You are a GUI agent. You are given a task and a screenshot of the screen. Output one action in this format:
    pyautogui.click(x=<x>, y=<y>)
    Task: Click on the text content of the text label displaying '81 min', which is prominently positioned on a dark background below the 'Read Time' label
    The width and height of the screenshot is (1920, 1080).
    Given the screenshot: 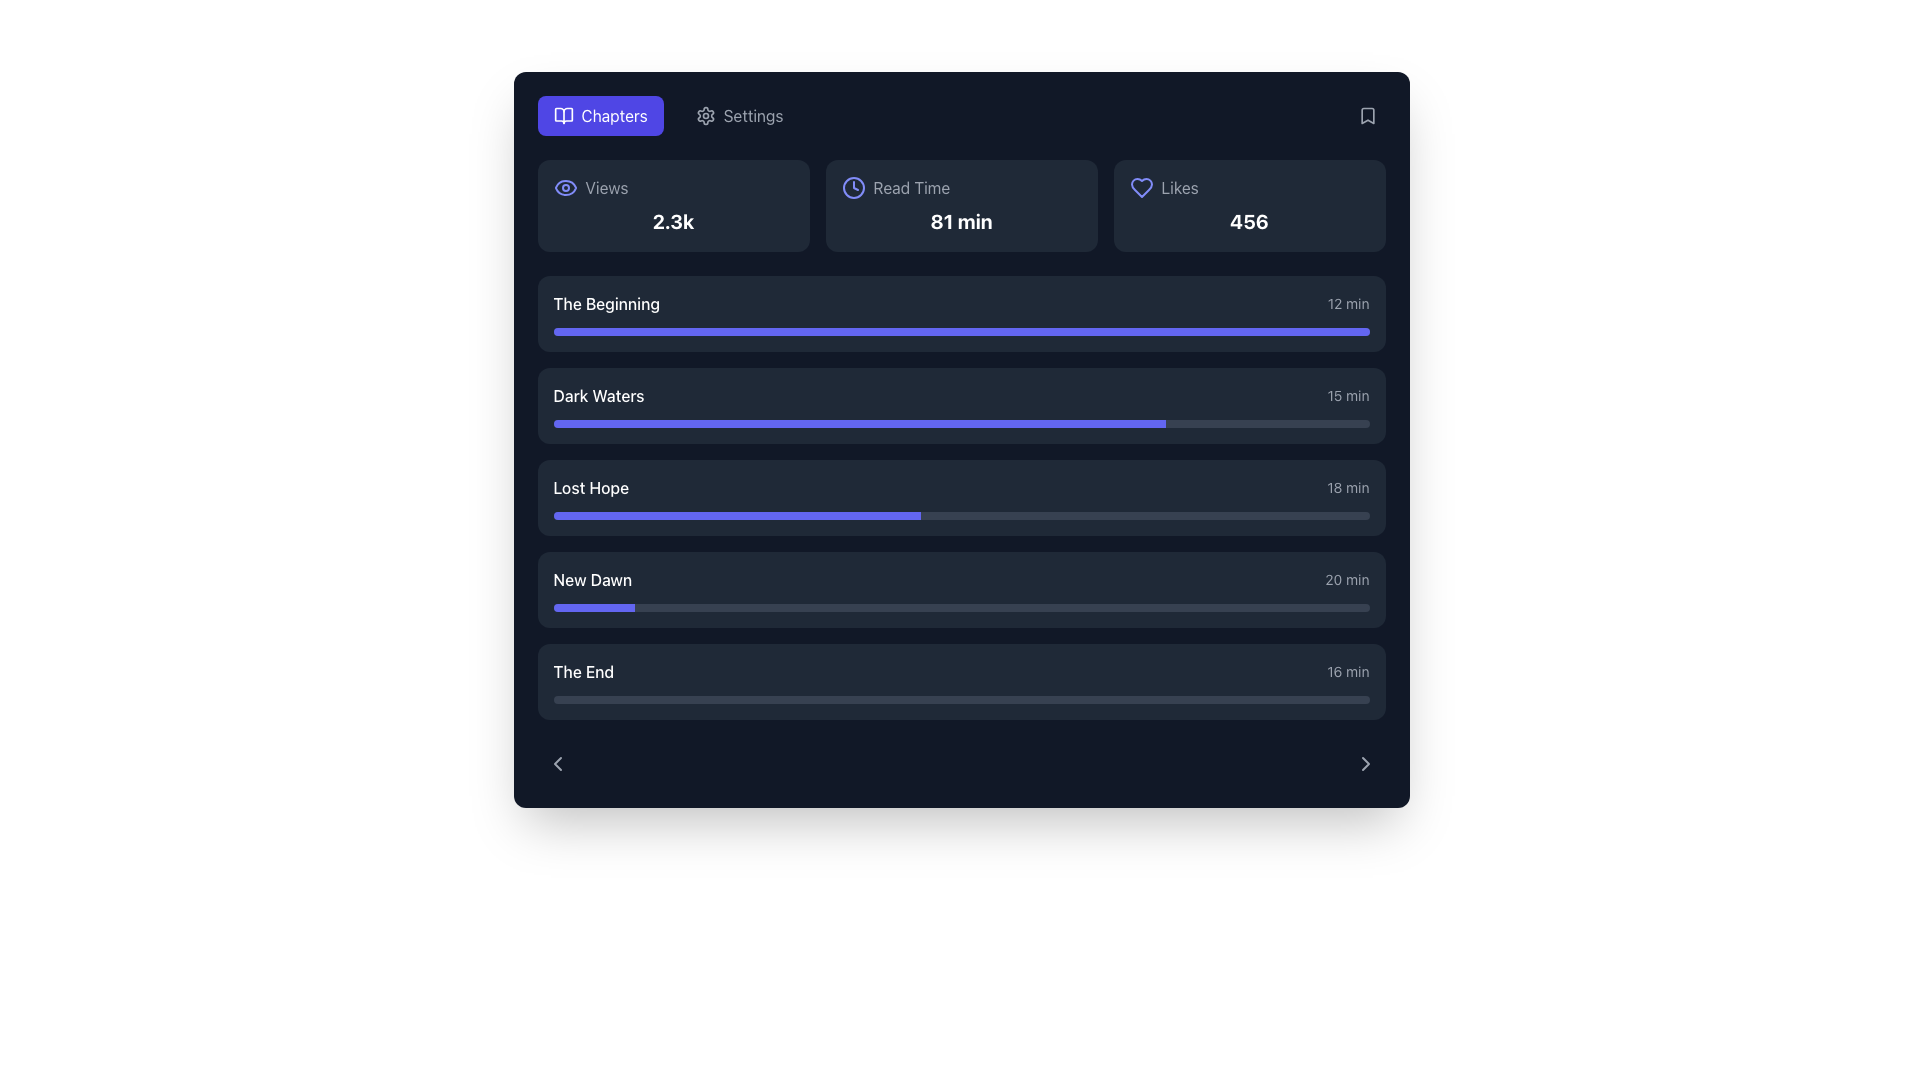 What is the action you would take?
    pyautogui.click(x=961, y=222)
    